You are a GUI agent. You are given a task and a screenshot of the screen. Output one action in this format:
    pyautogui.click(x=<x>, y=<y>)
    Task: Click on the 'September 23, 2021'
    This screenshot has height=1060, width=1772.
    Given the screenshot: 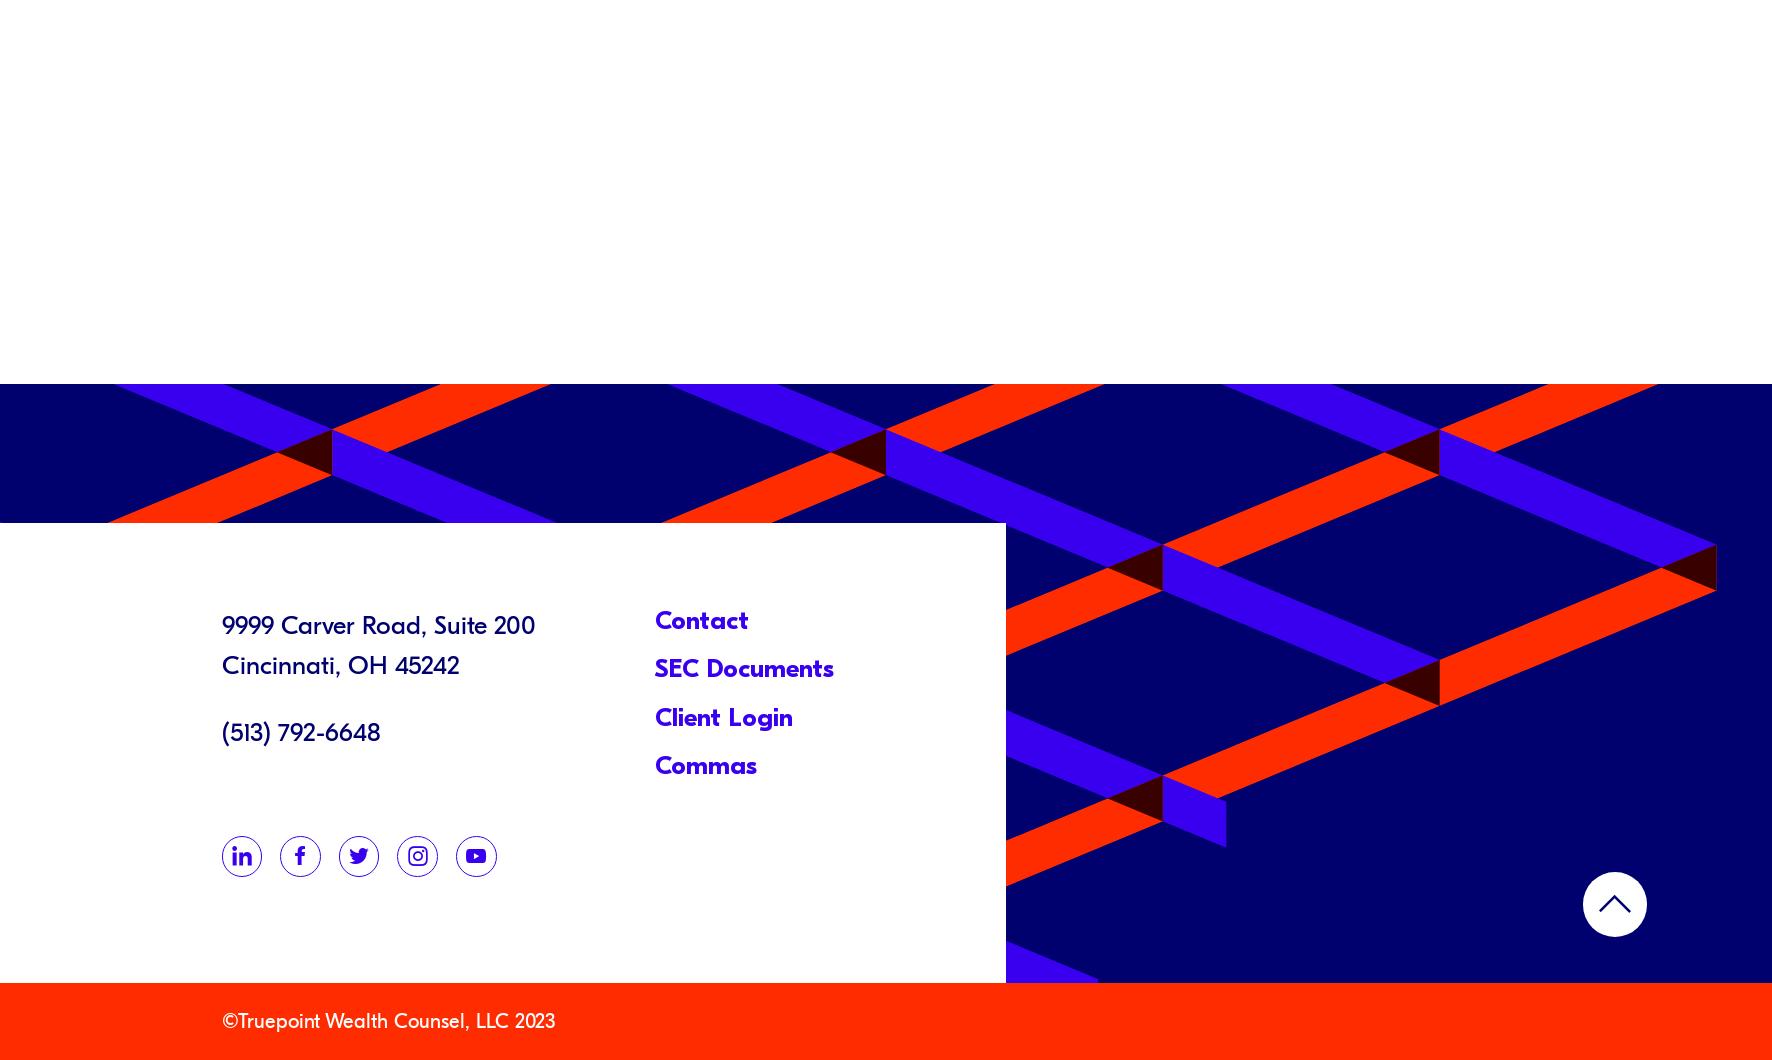 What is the action you would take?
    pyautogui.click(x=323, y=195)
    